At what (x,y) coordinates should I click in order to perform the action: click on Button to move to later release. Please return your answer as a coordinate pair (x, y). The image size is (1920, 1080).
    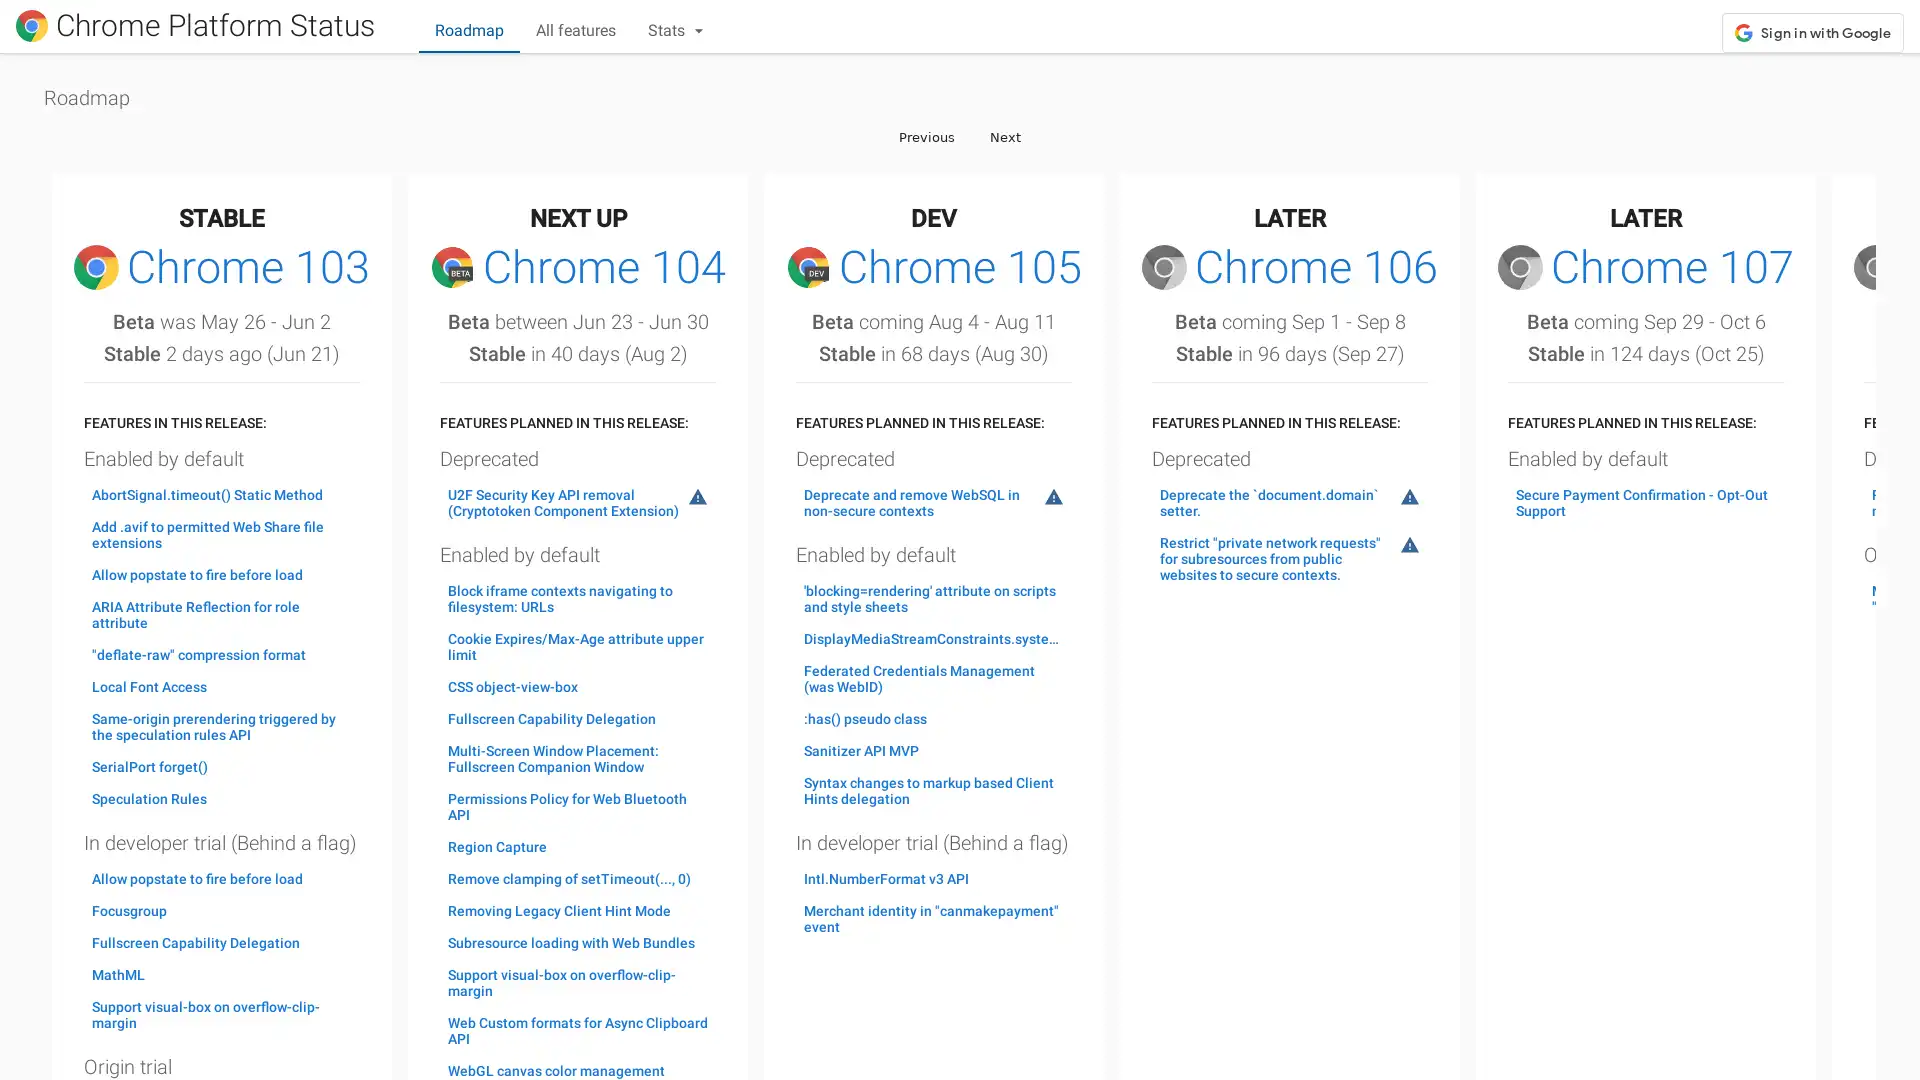
    Looking at the image, I should click on (1005, 135).